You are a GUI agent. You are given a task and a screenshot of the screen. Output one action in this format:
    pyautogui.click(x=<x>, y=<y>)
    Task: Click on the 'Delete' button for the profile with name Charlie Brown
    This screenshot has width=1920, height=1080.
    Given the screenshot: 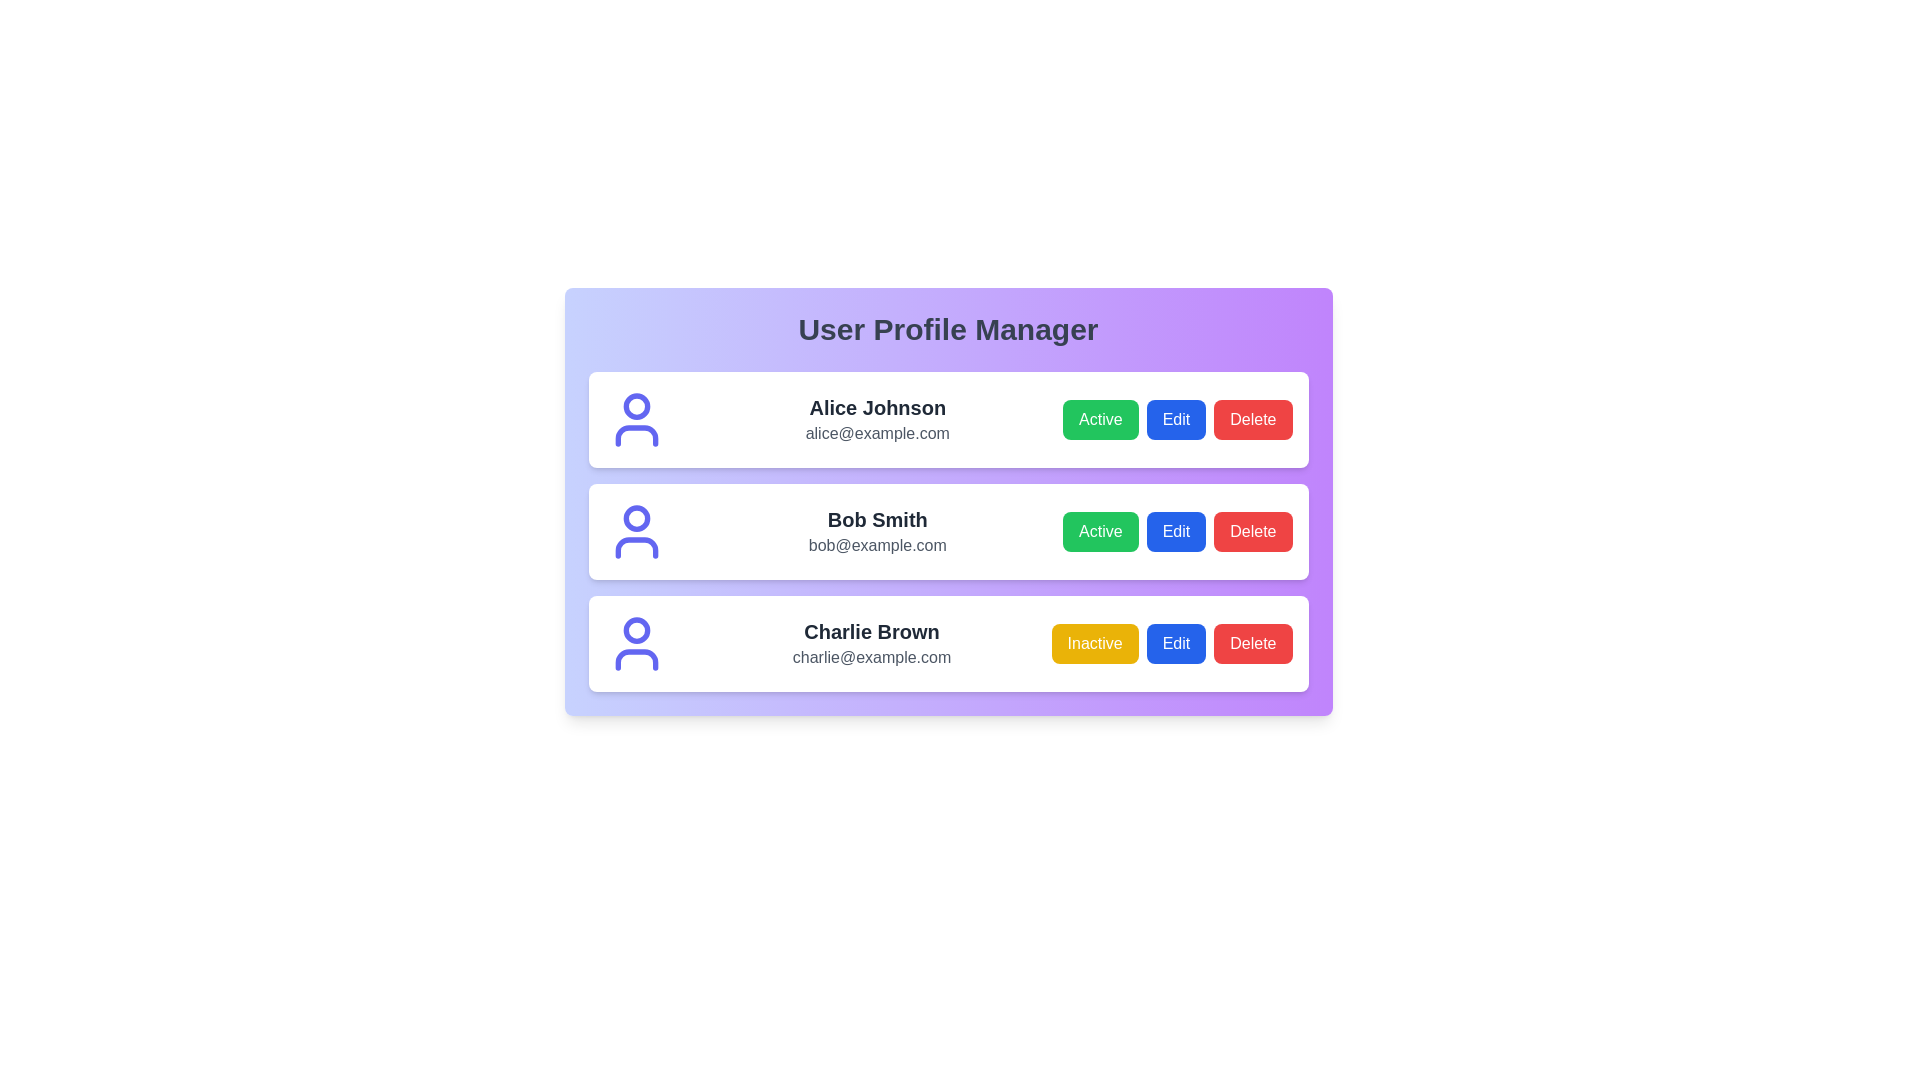 What is the action you would take?
    pyautogui.click(x=1252, y=644)
    